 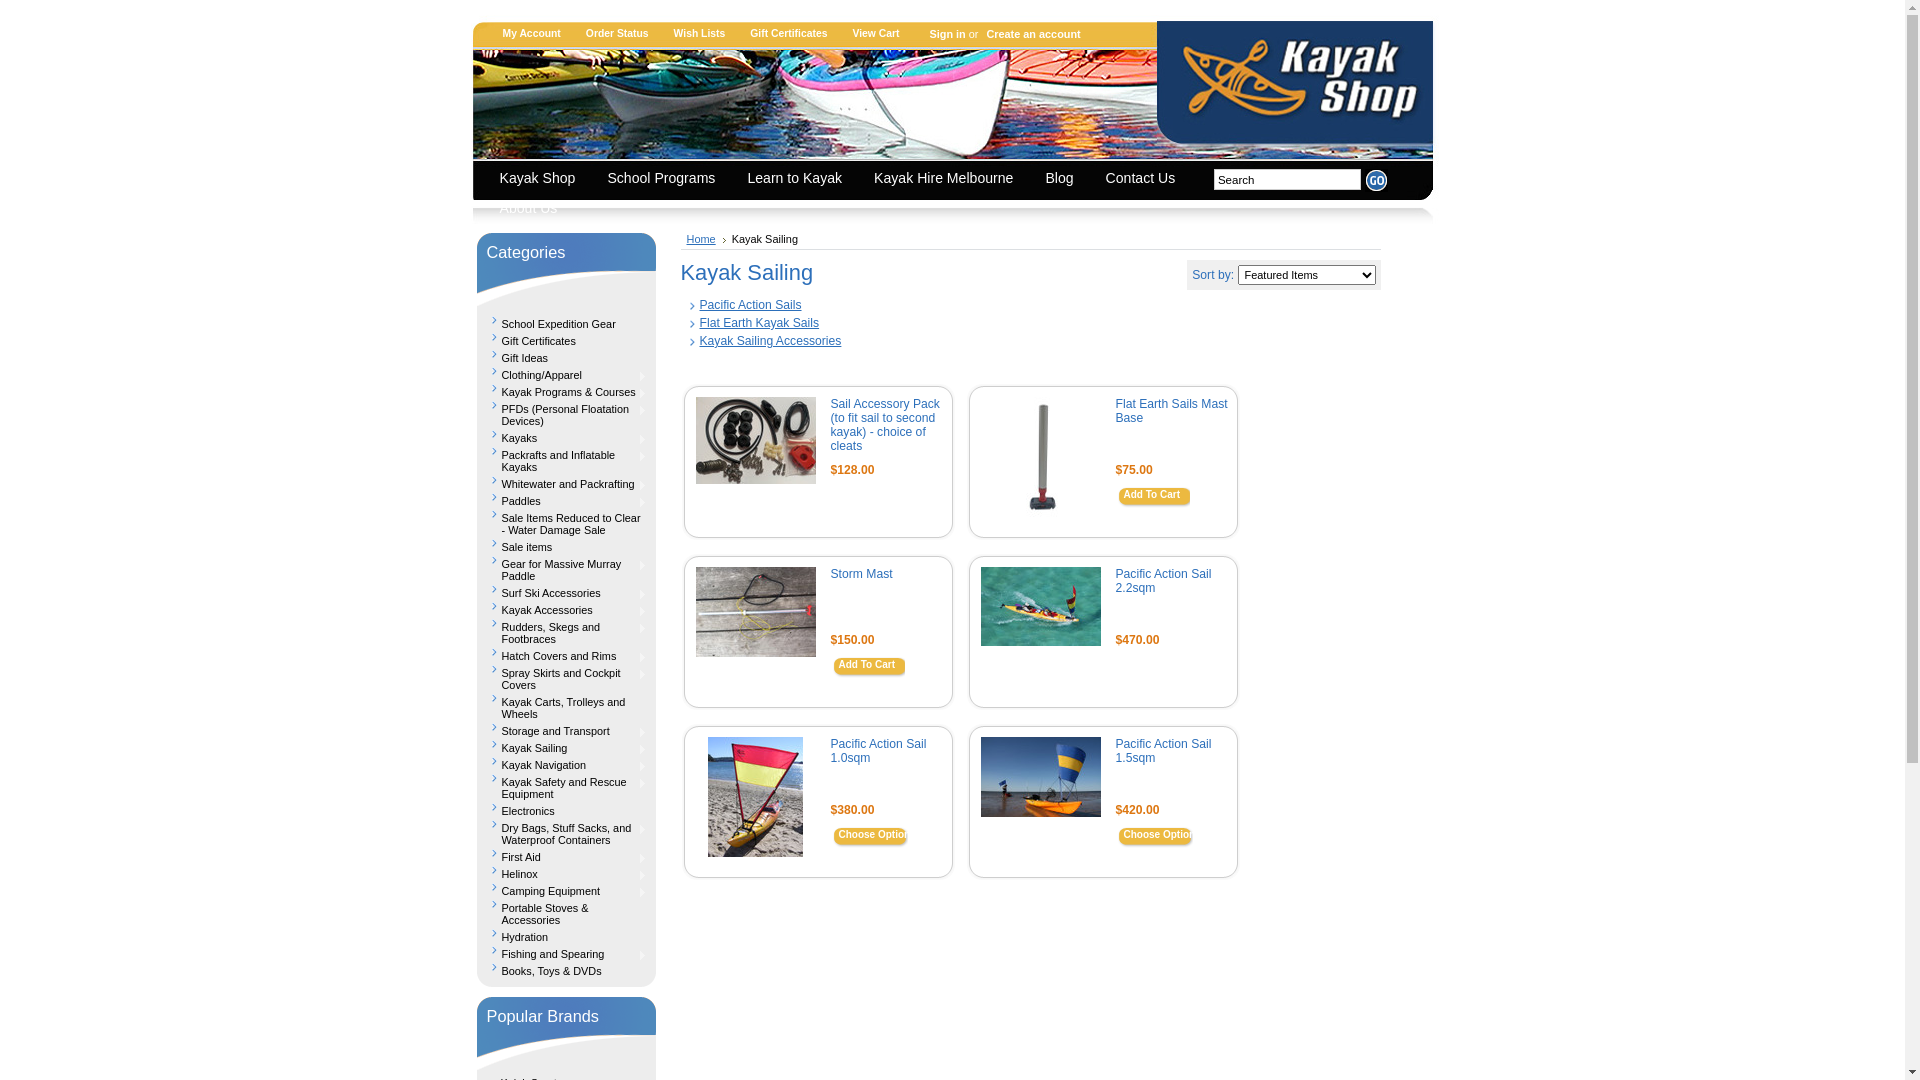 I want to click on 'Sale Items Reduced to Clear - Water Damage Sale', so click(x=474, y=520).